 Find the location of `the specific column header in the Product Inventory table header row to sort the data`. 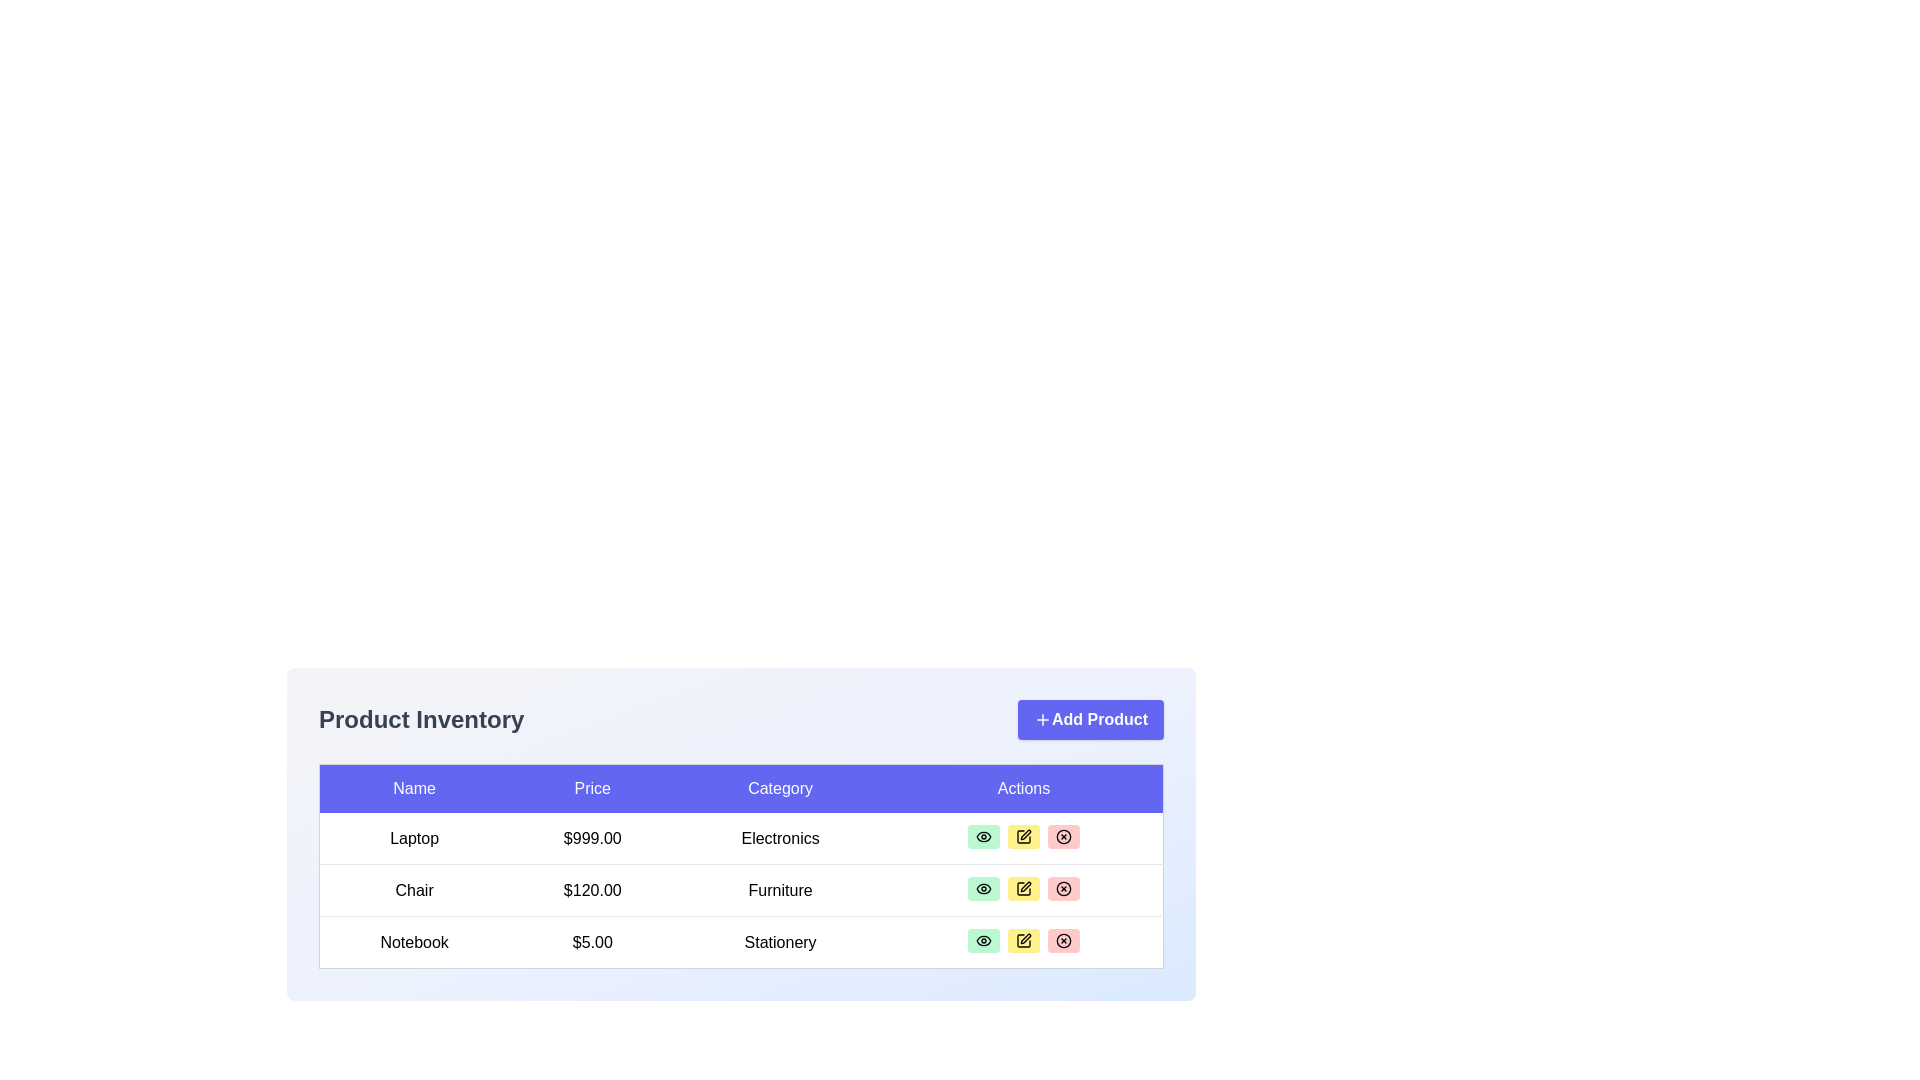

the specific column header in the Product Inventory table header row to sort the data is located at coordinates (740, 787).